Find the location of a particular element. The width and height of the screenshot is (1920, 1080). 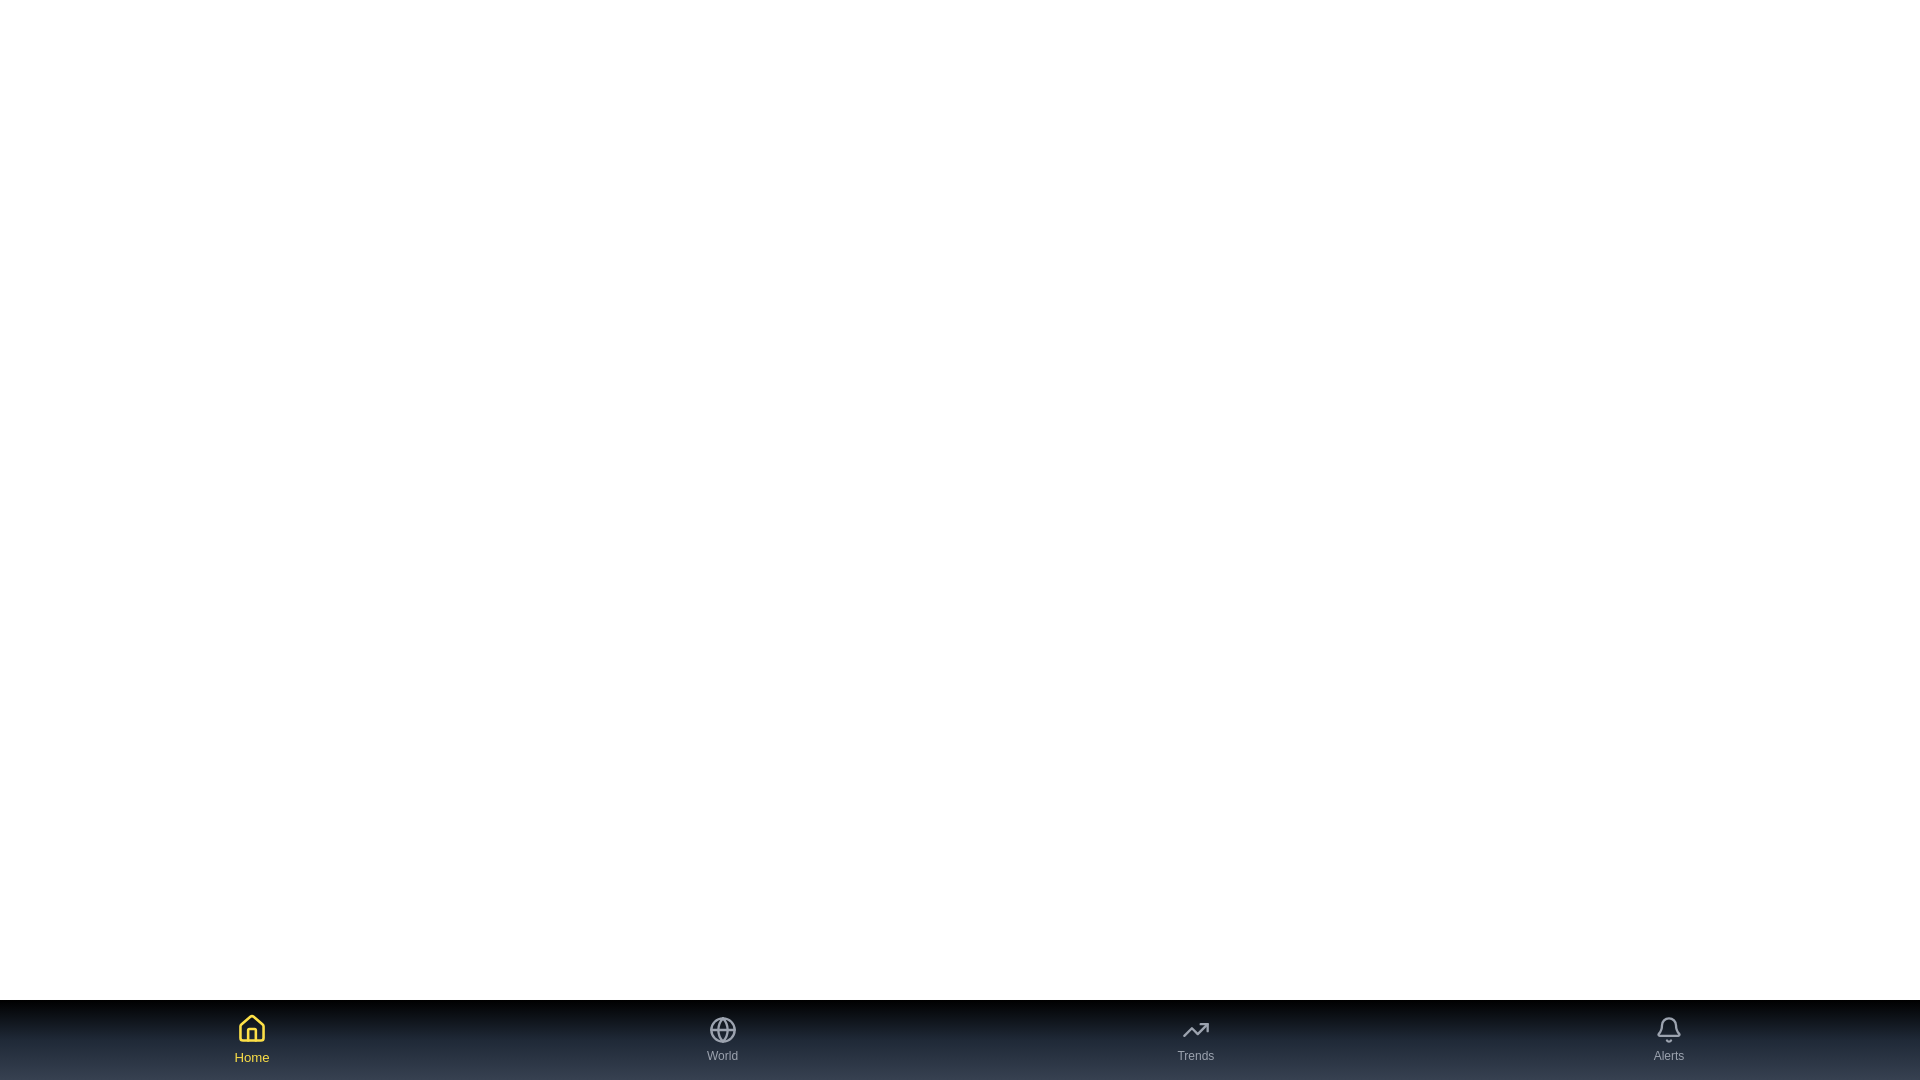

the Alerts button to observe the hover effect is located at coordinates (1669, 1039).